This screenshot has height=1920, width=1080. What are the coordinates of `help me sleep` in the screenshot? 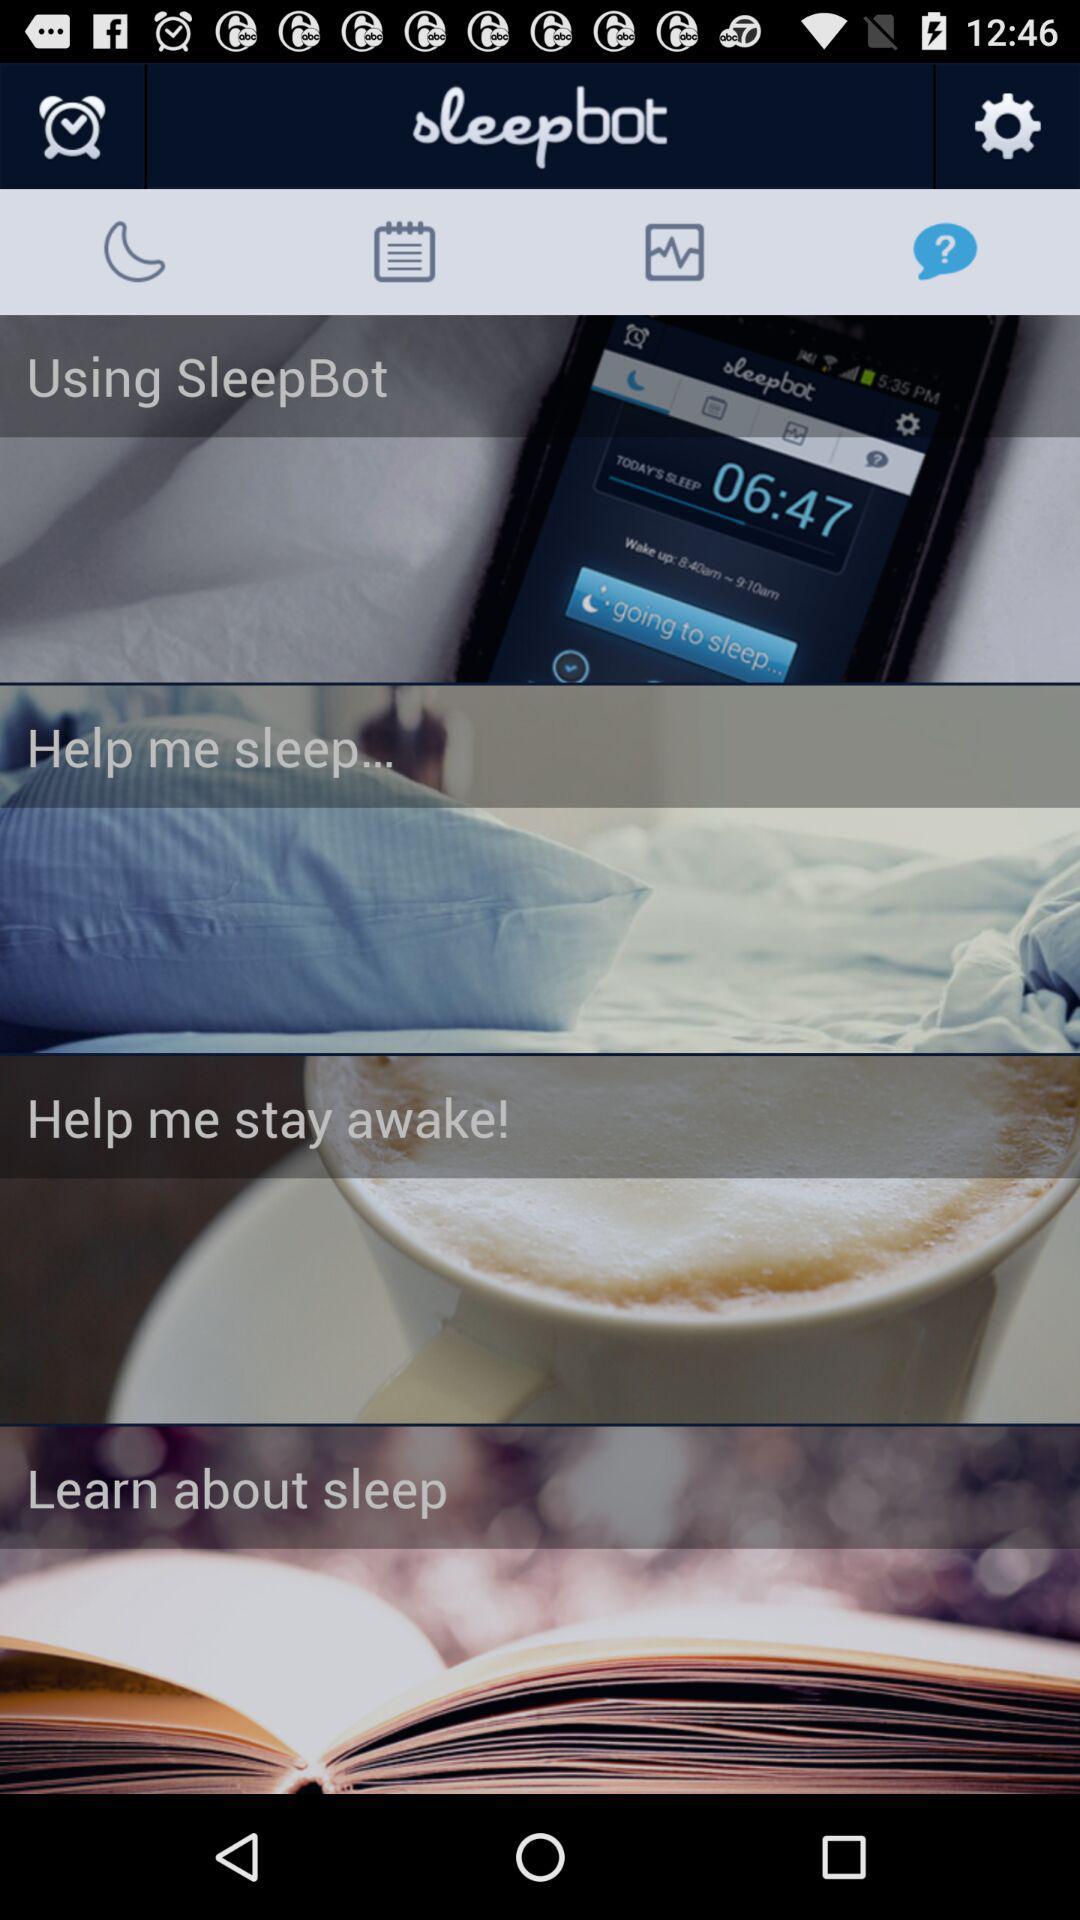 It's located at (540, 869).